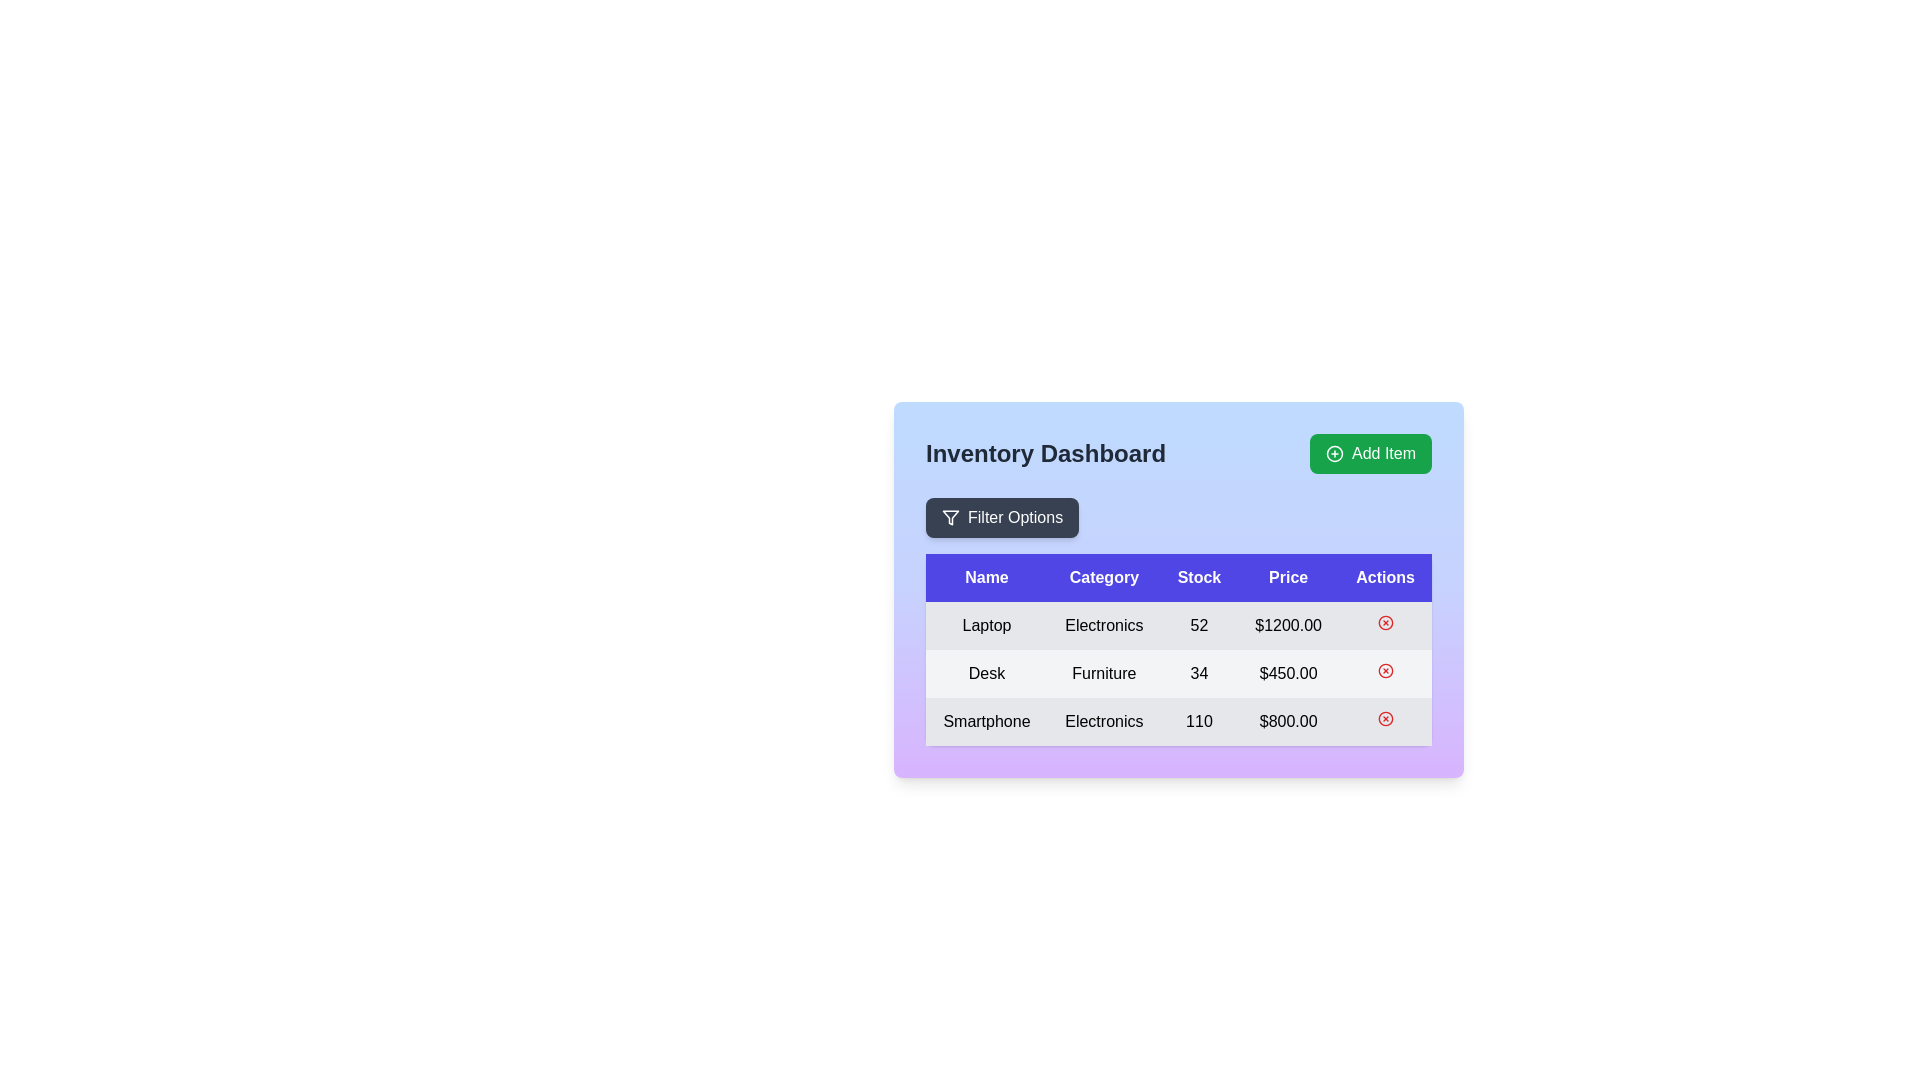 Image resolution: width=1920 pixels, height=1080 pixels. What do you see at coordinates (1370, 454) in the screenshot?
I see `the 'Add Item' button located in the top-right corner of the 'Inventory Dashboard'` at bounding box center [1370, 454].